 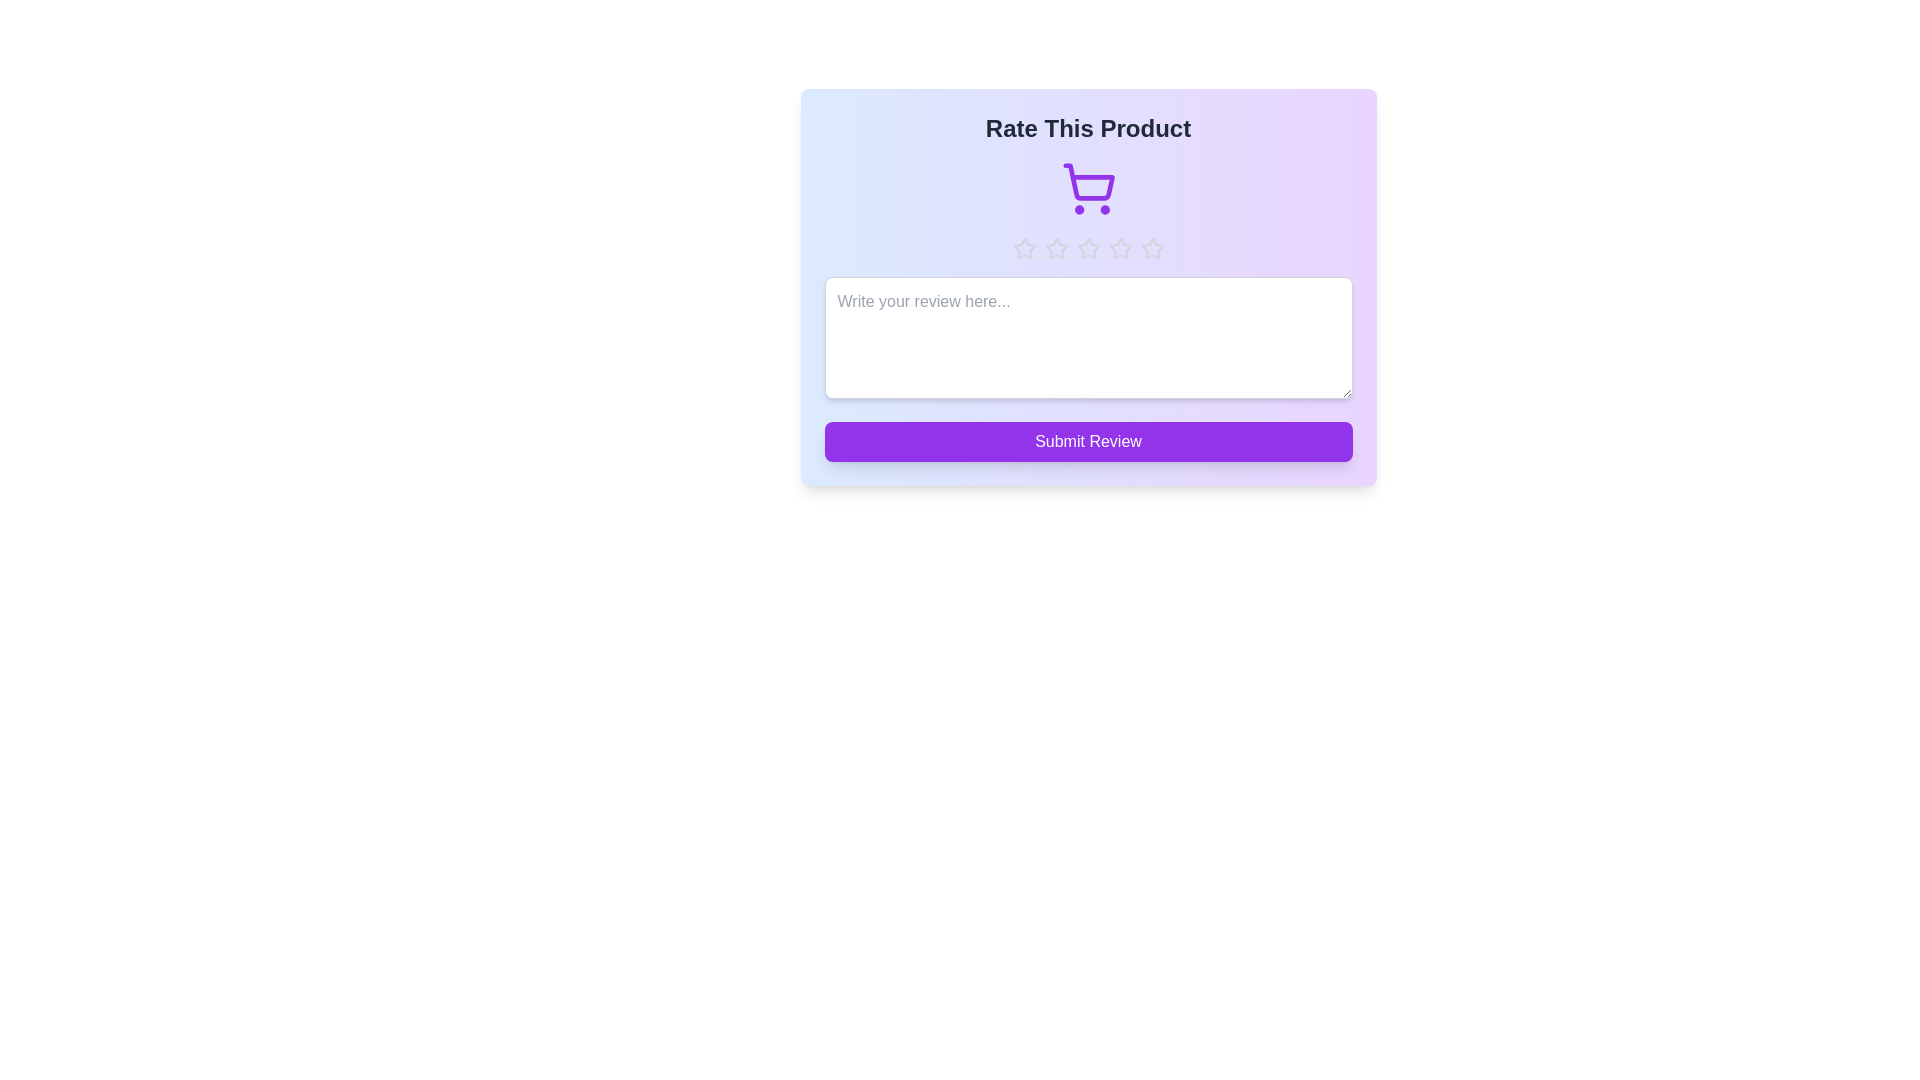 What do you see at coordinates (1087, 248) in the screenshot?
I see `the star representing 3 stars to preview the rating` at bounding box center [1087, 248].